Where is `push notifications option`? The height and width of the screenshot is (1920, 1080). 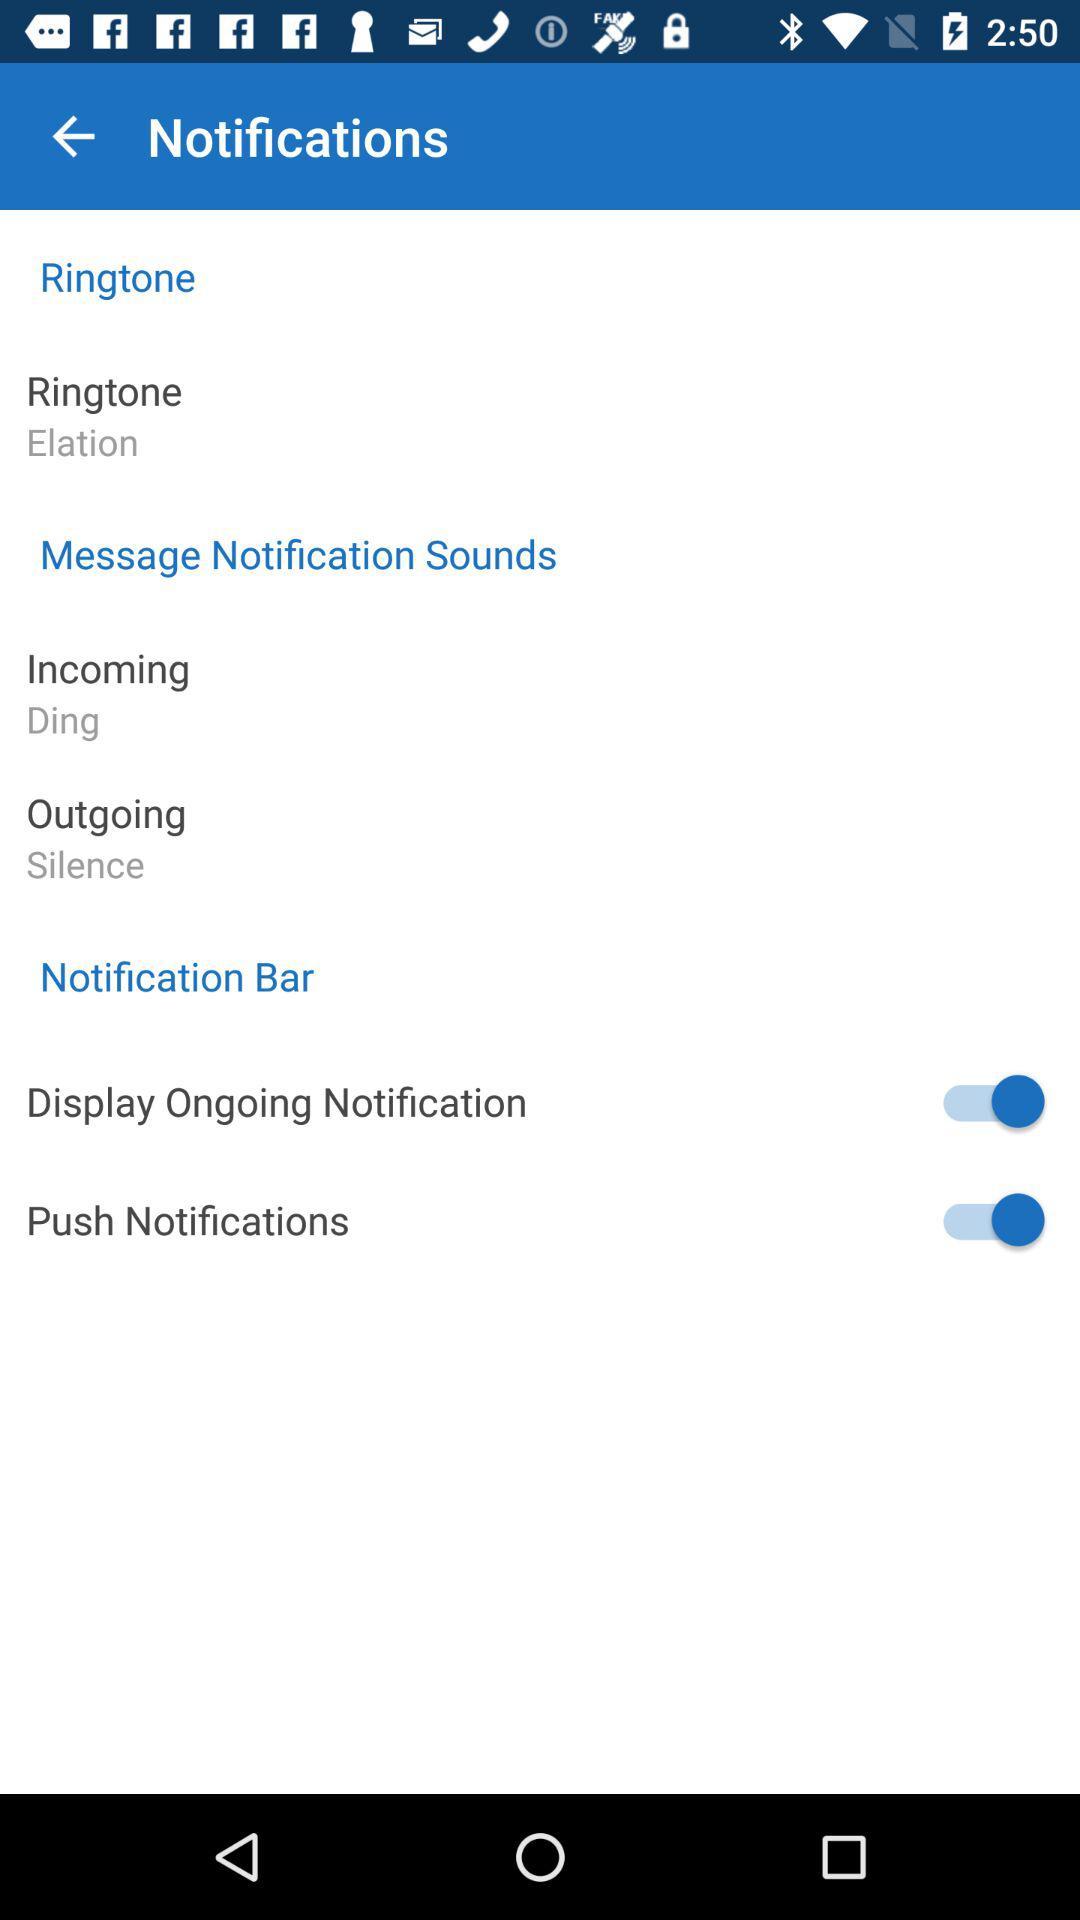
push notifications option is located at coordinates (991, 1218).